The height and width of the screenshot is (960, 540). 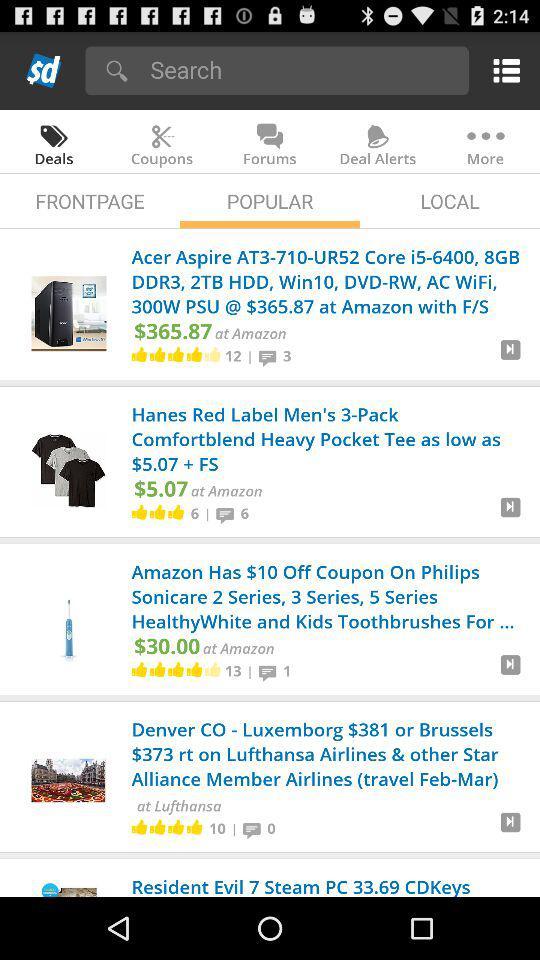 I want to click on open the deal, so click(x=510, y=357).